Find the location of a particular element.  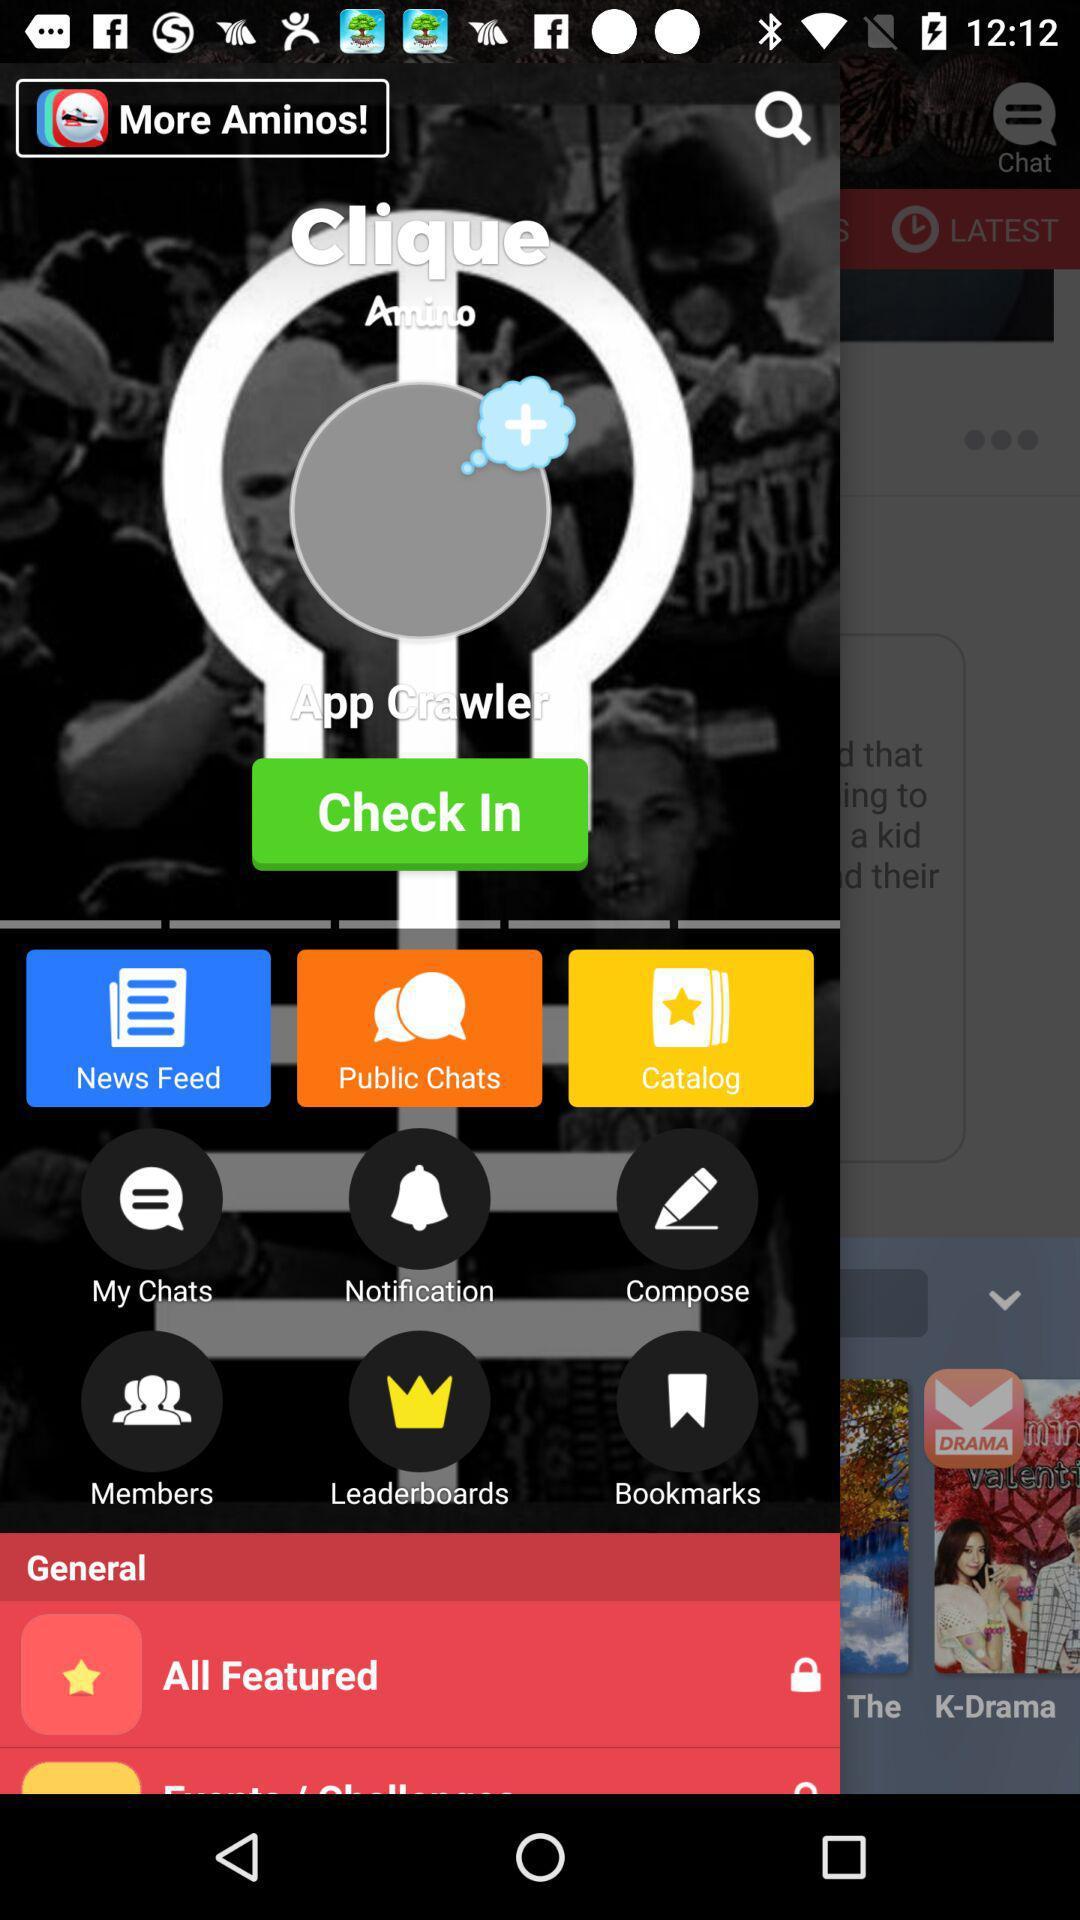

the expand_more icon is located at coordinates (1003, 1297).